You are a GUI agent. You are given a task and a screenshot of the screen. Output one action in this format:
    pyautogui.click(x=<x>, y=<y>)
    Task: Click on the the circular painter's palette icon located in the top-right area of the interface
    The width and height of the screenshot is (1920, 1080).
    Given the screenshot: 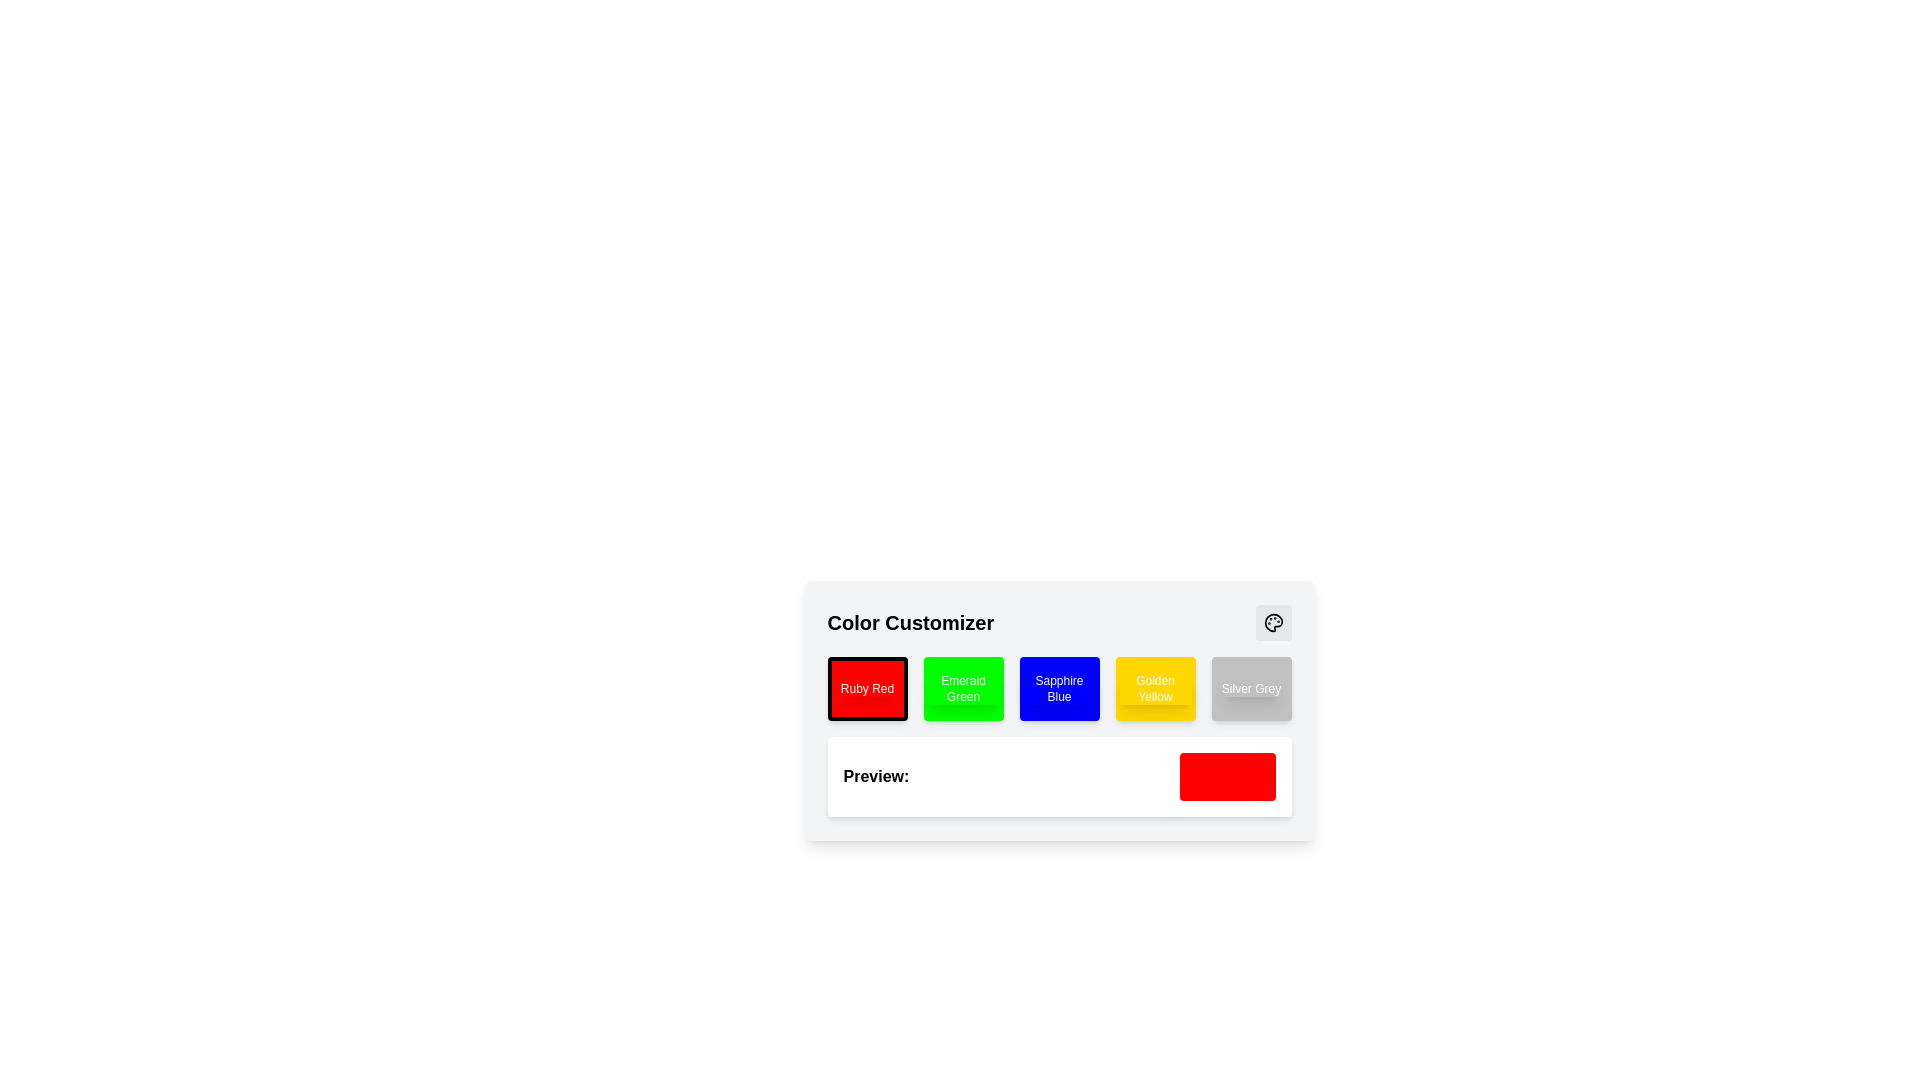 What is the action you would take?
    pyautogui.click(x=1272, y=622)
    